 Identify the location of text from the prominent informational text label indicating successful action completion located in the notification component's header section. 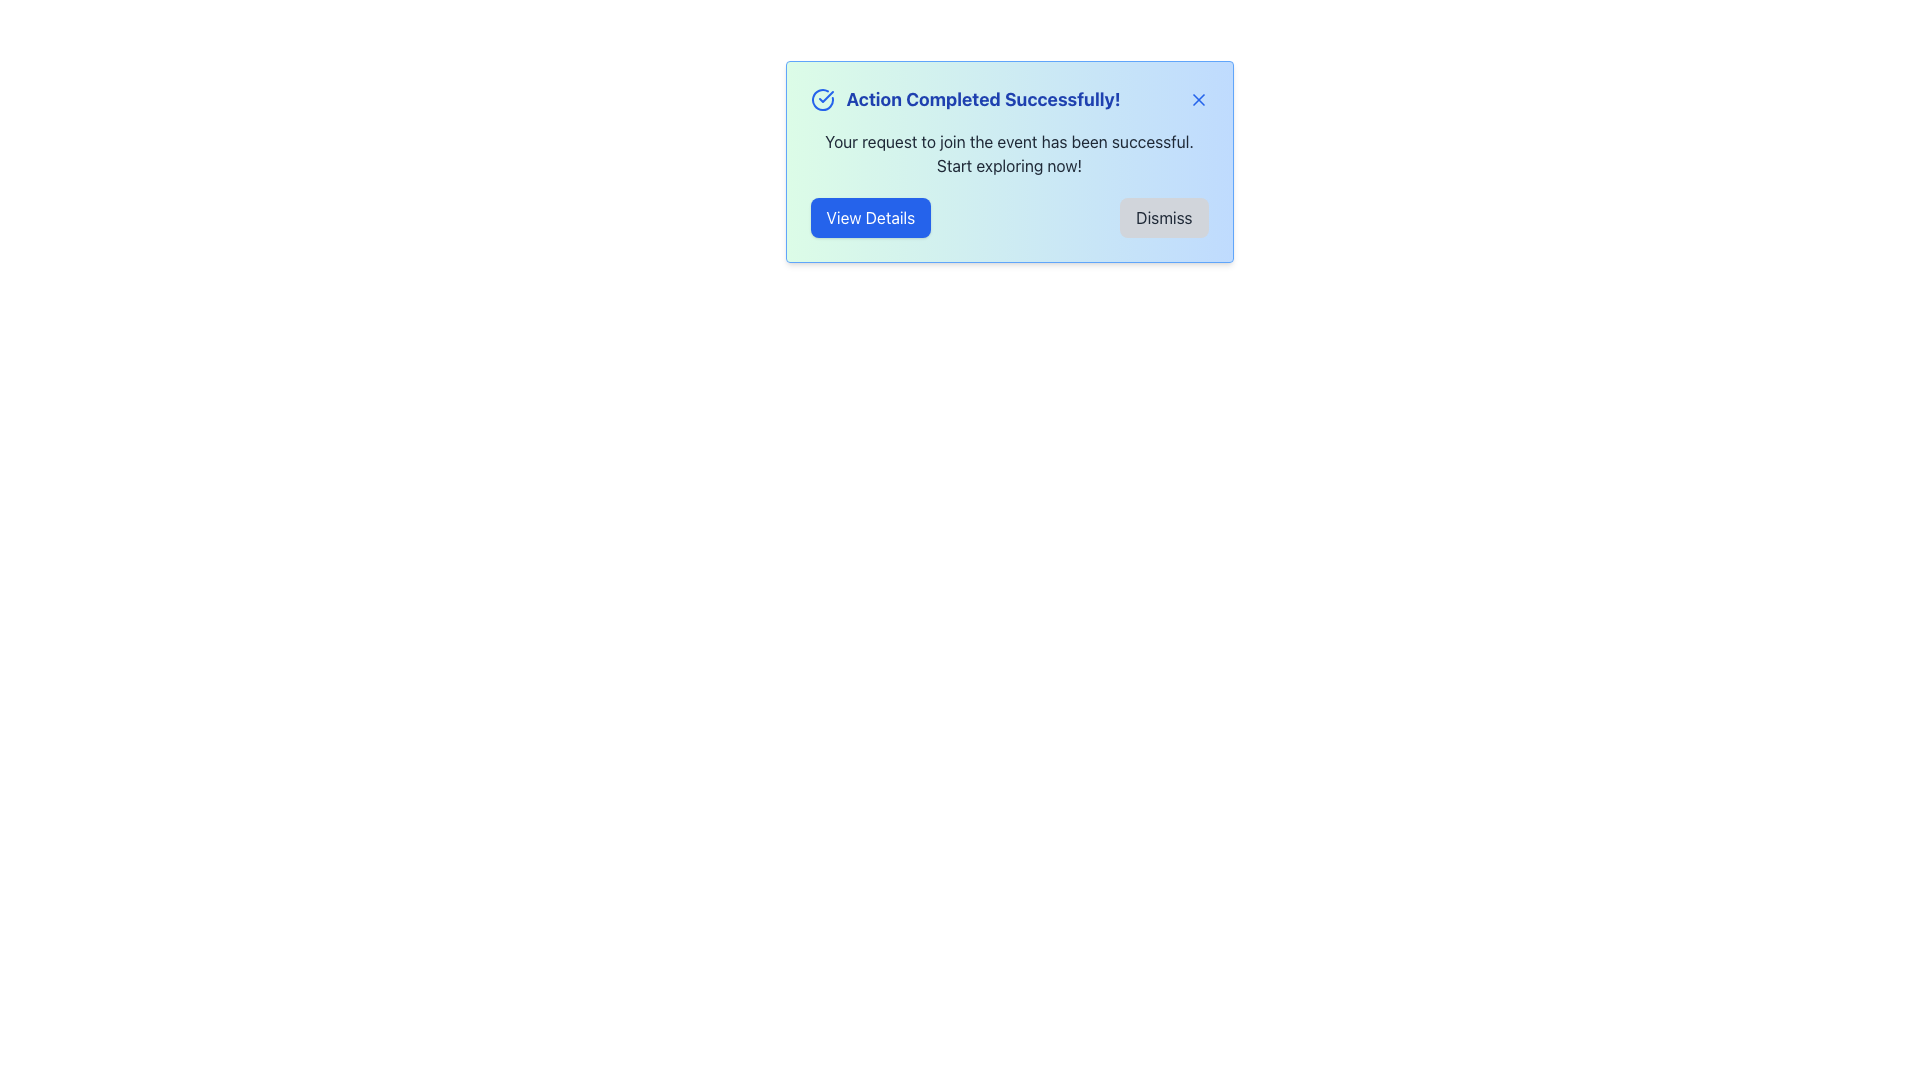
(983, 100).